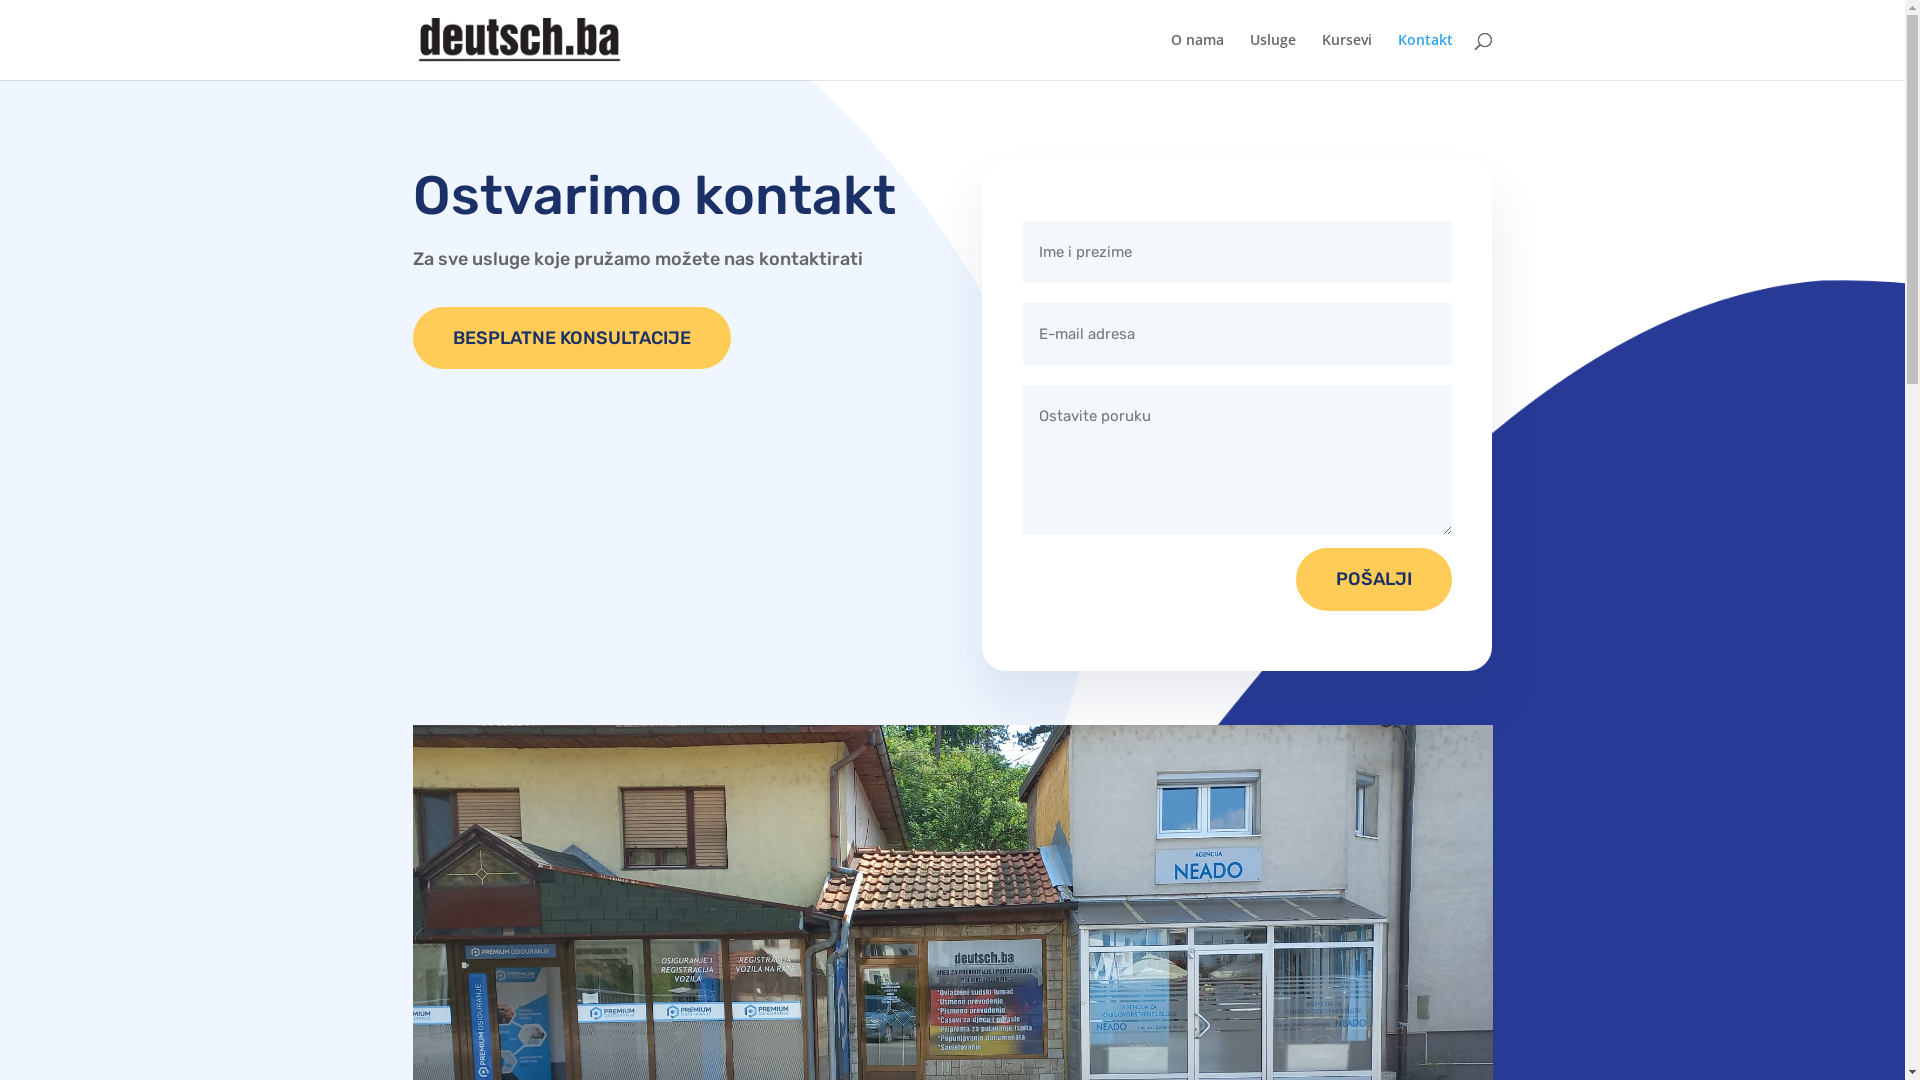 This screenshot has width=1920, height=1080. Describe the element at coordinates (1196, 55) in the screenshot. I see `'O nama'` at that location.